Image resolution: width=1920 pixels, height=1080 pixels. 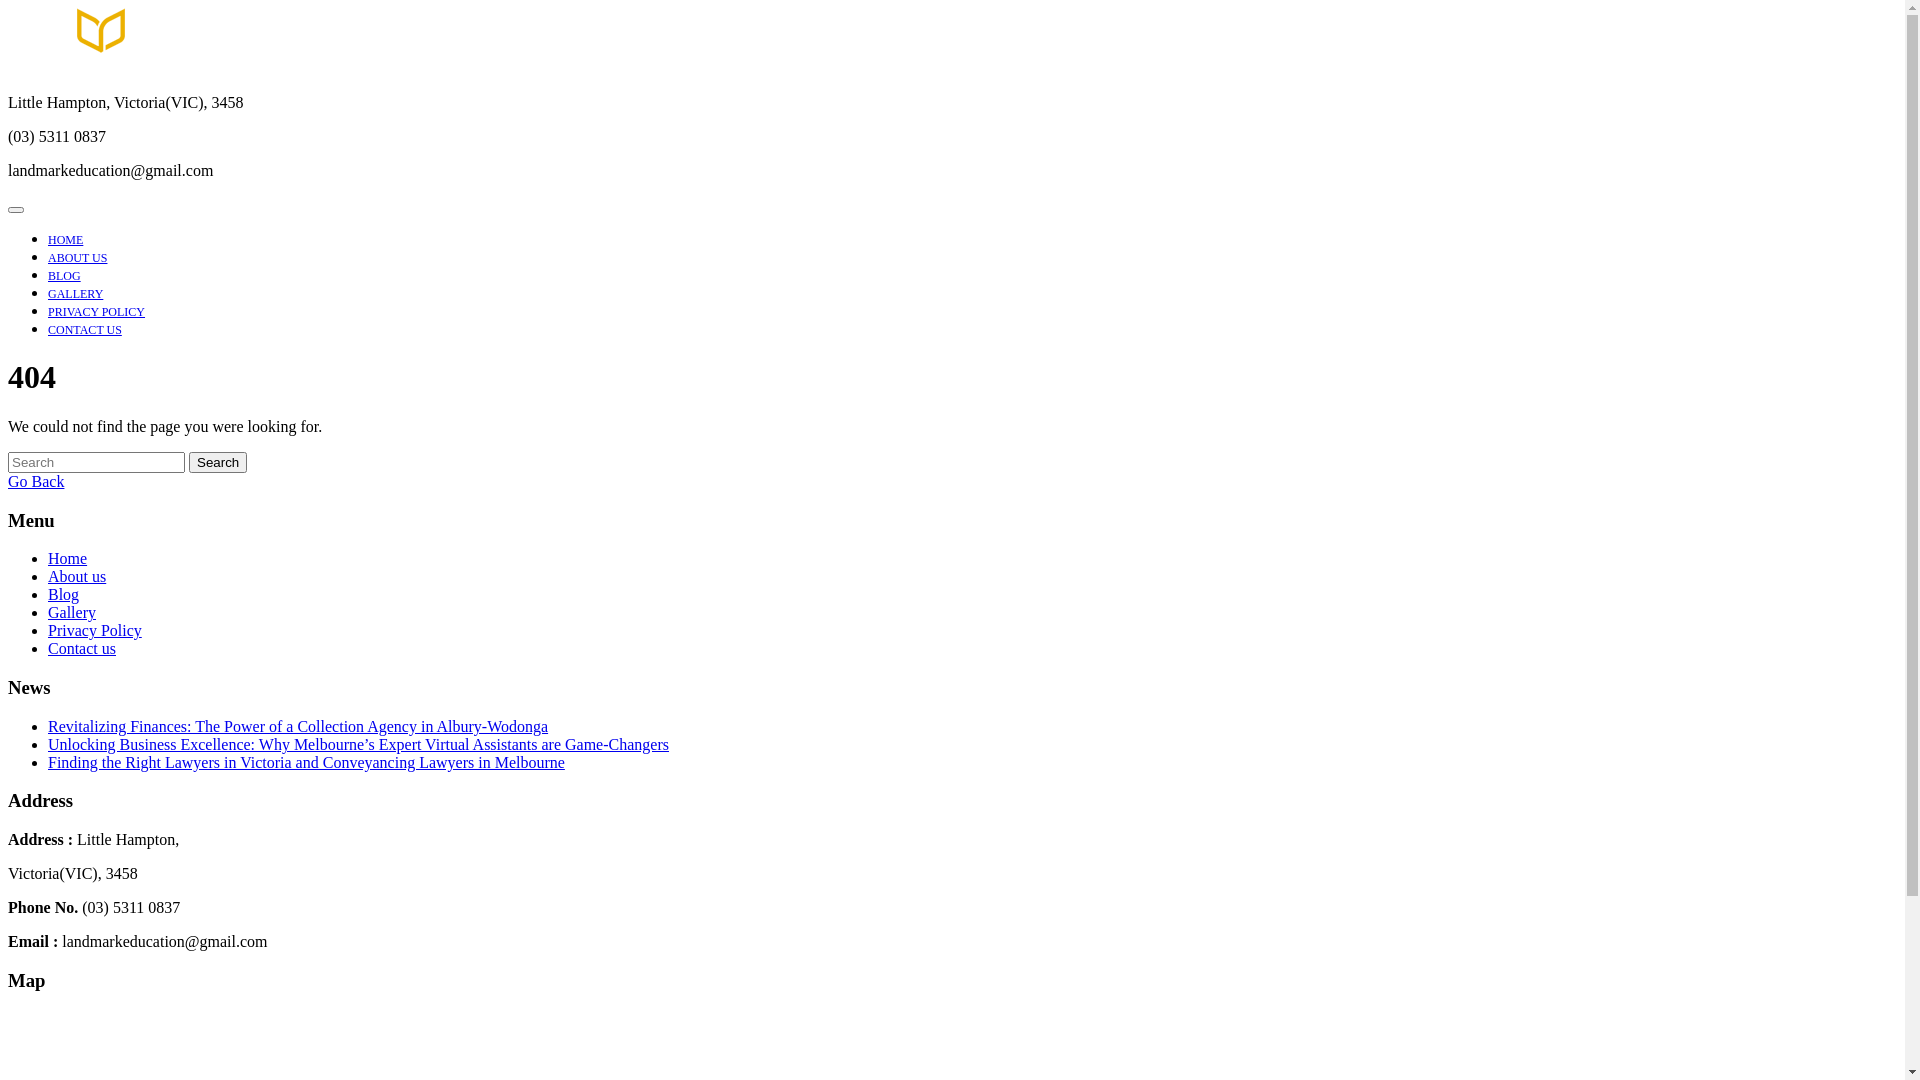 What do you see at coordinates (48, 293) in the screenshot?
I see `'GALLERY'` at bounding box center [48, 293].